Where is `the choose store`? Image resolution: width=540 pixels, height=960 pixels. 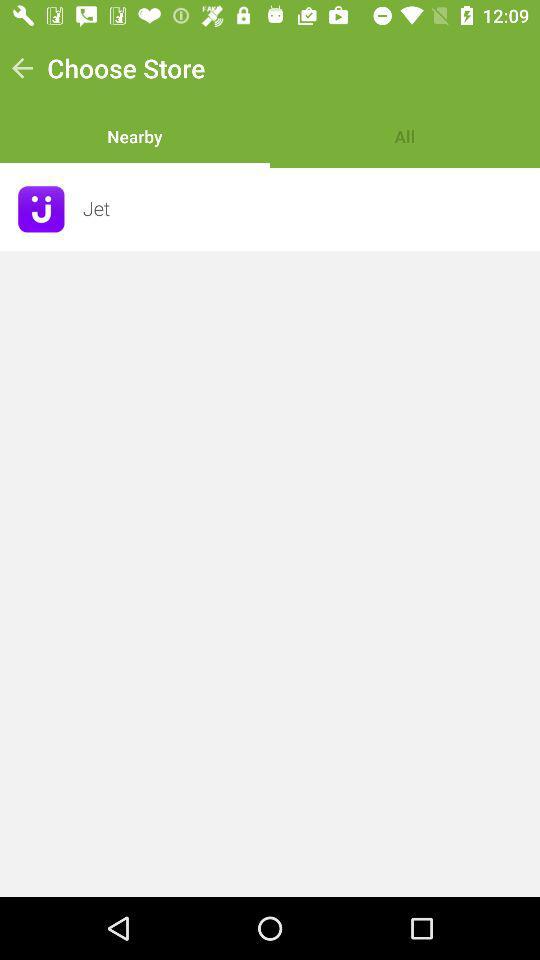 the choose store is located at coordinates (126, 68).